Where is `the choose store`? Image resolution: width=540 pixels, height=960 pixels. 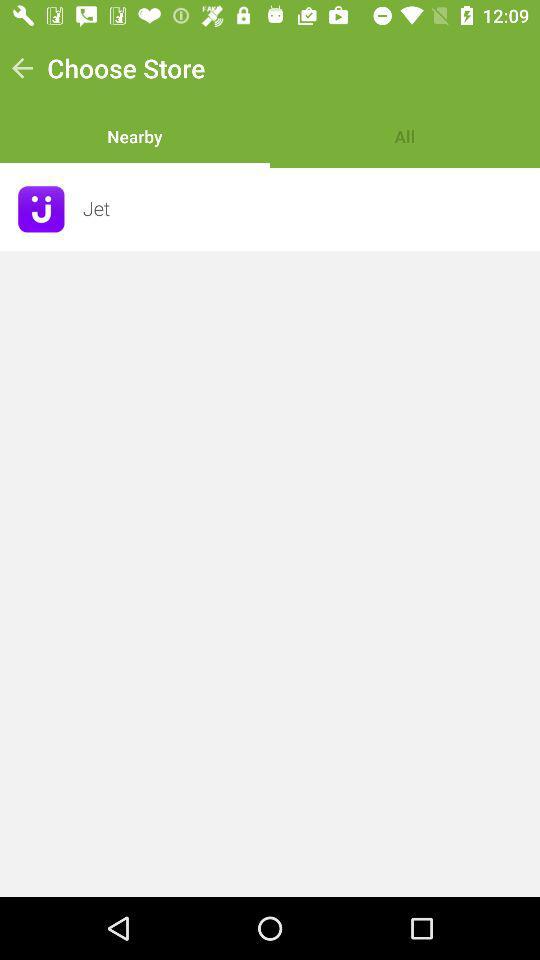 the choose store is located at coordinates (126, 68).